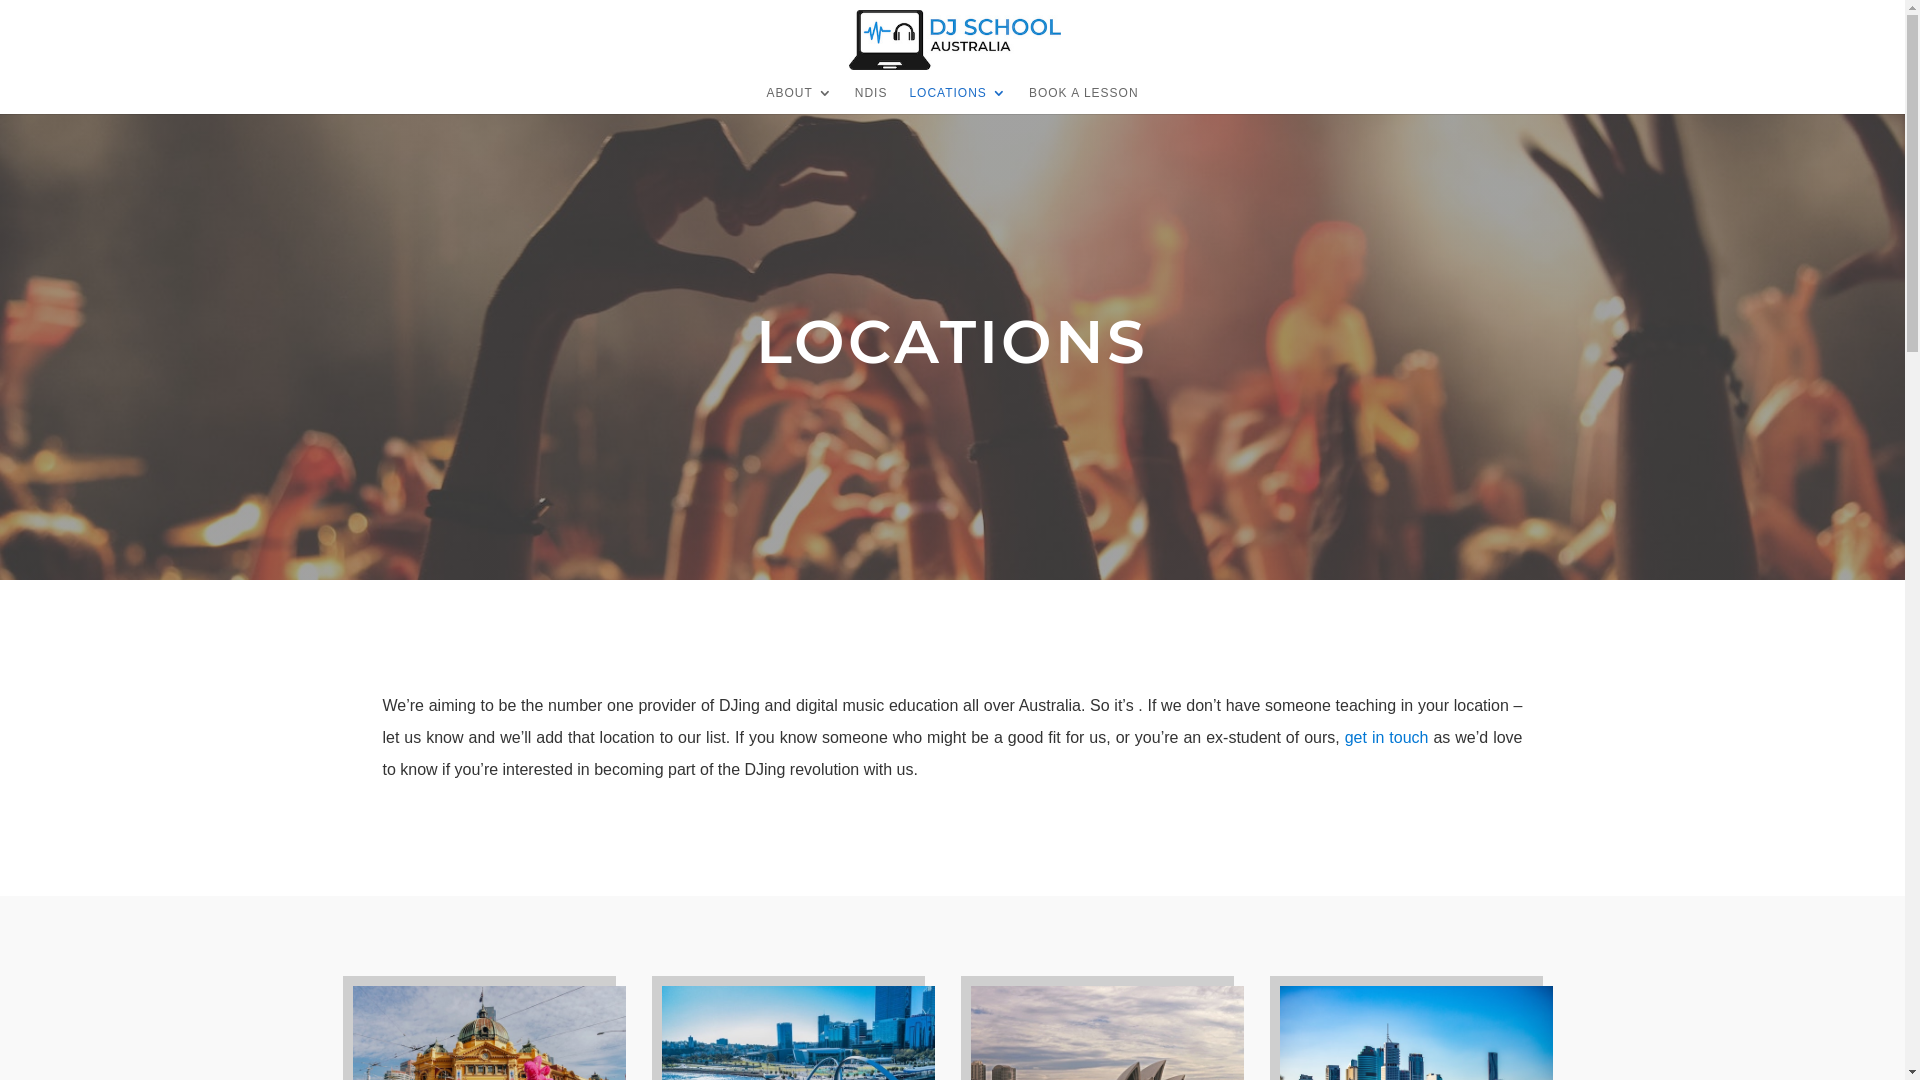  I want to click on 'LOCATIONS', so click(956, 100).